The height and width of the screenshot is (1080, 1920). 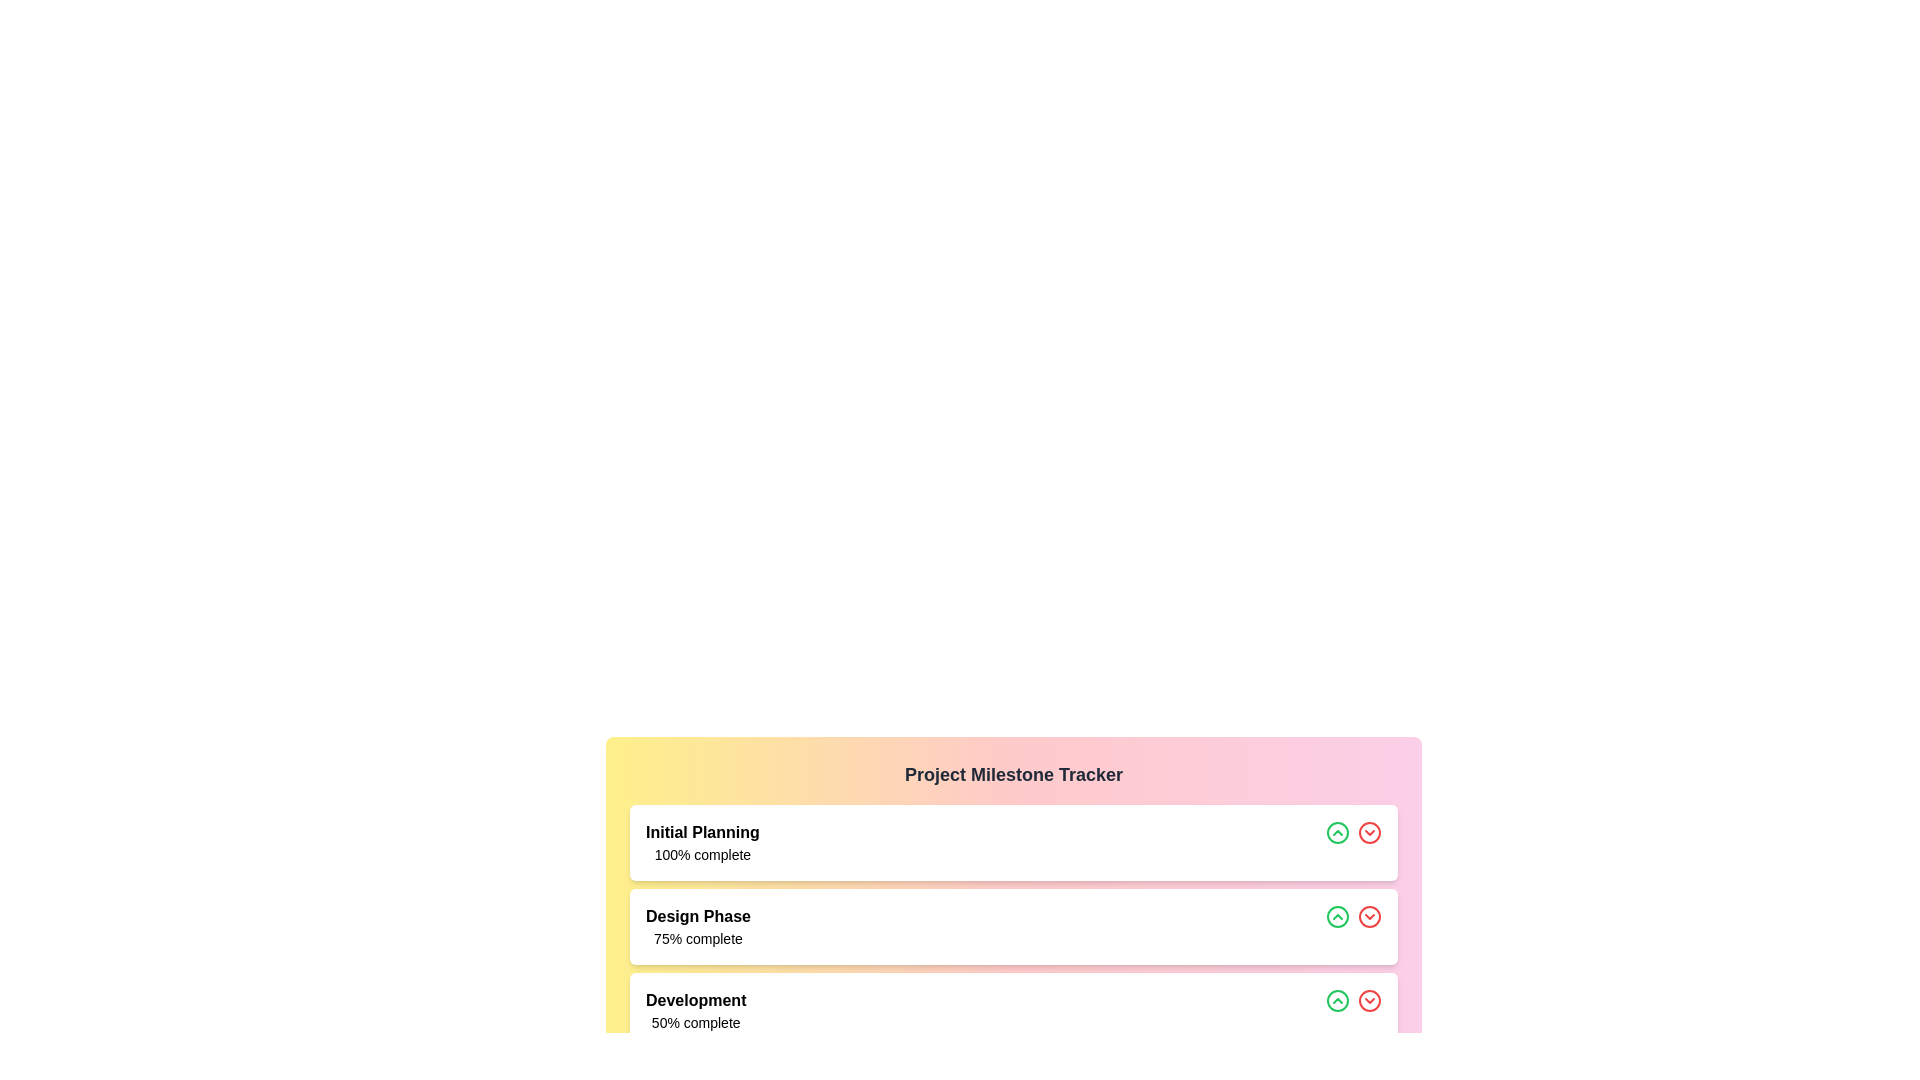 What do you see at coordinates (1368, 917) in the screenshot?
I see `the red circular icon with a downward-pointing chevron in the milestone tracker interface` at bounding box center [1368, 917].